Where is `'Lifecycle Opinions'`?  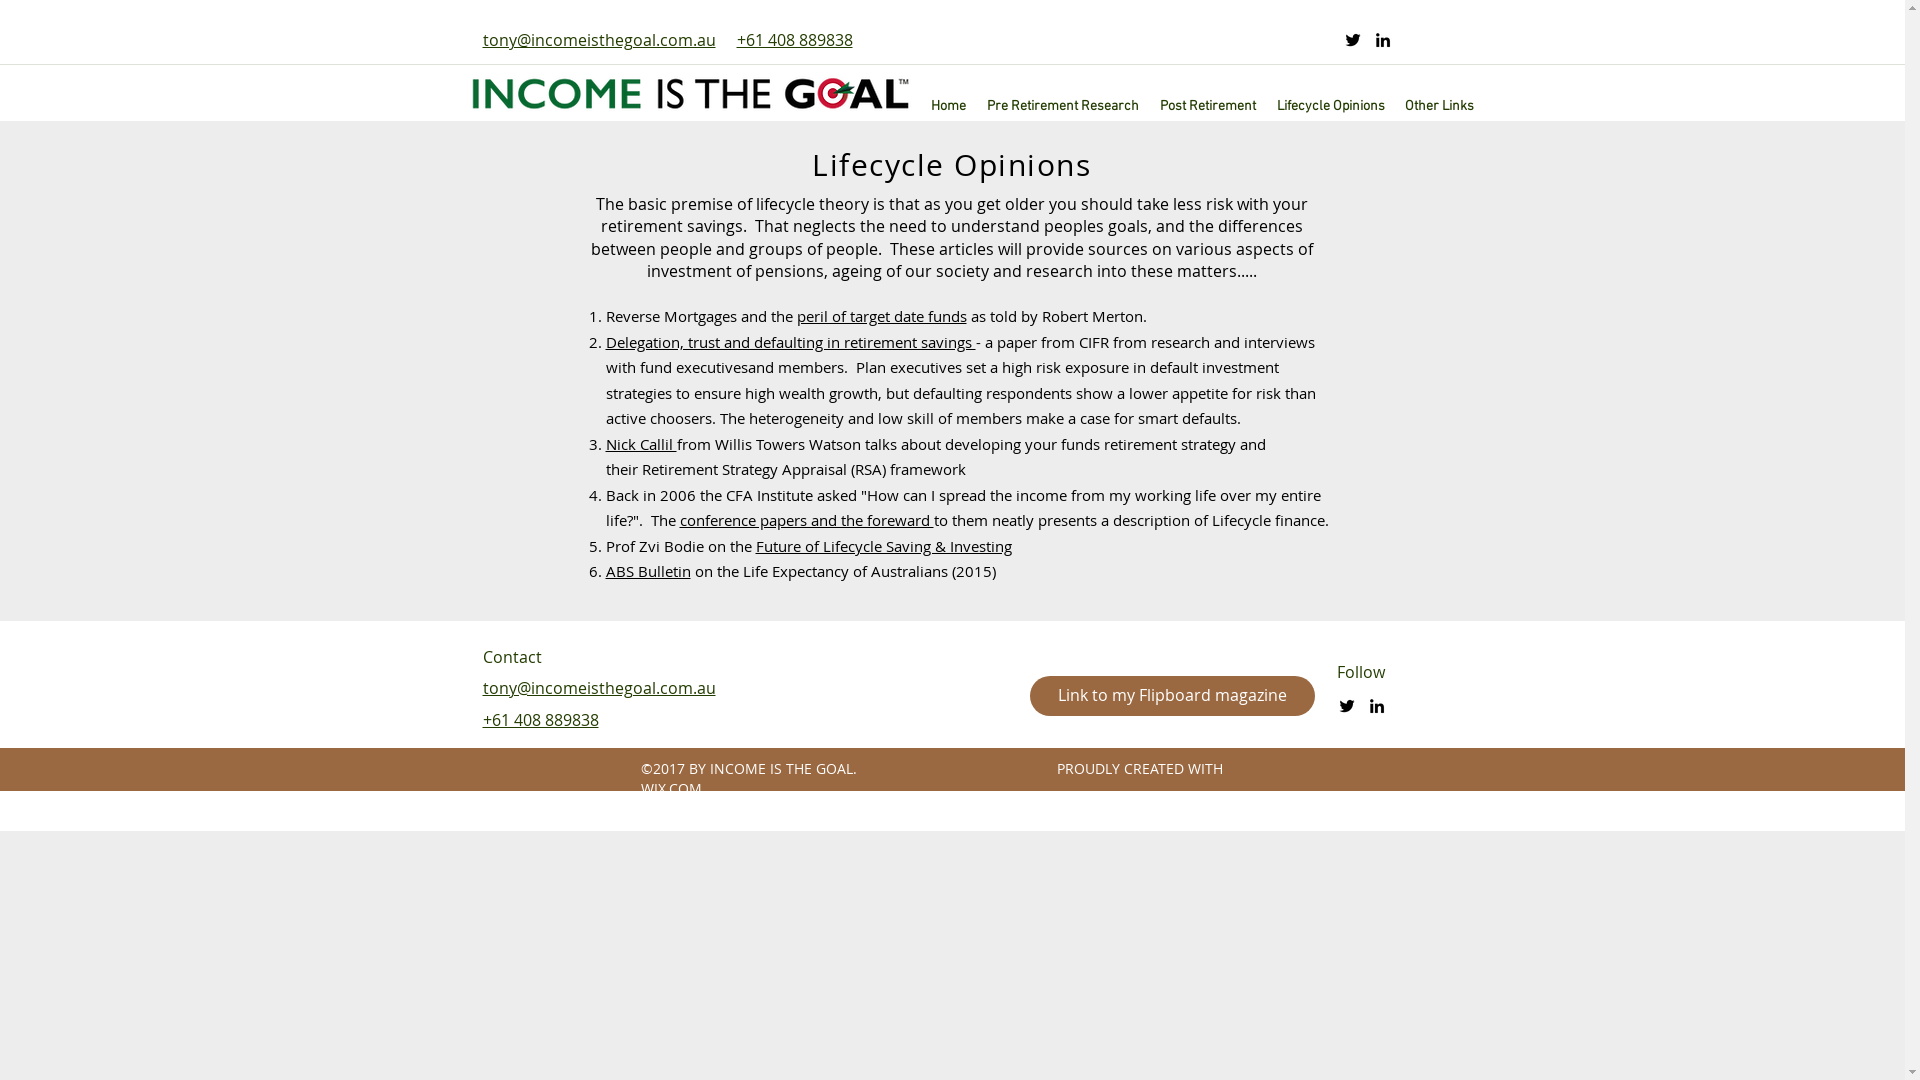
'Lifecycle Opinions' is located at coordinates (1330, 106).